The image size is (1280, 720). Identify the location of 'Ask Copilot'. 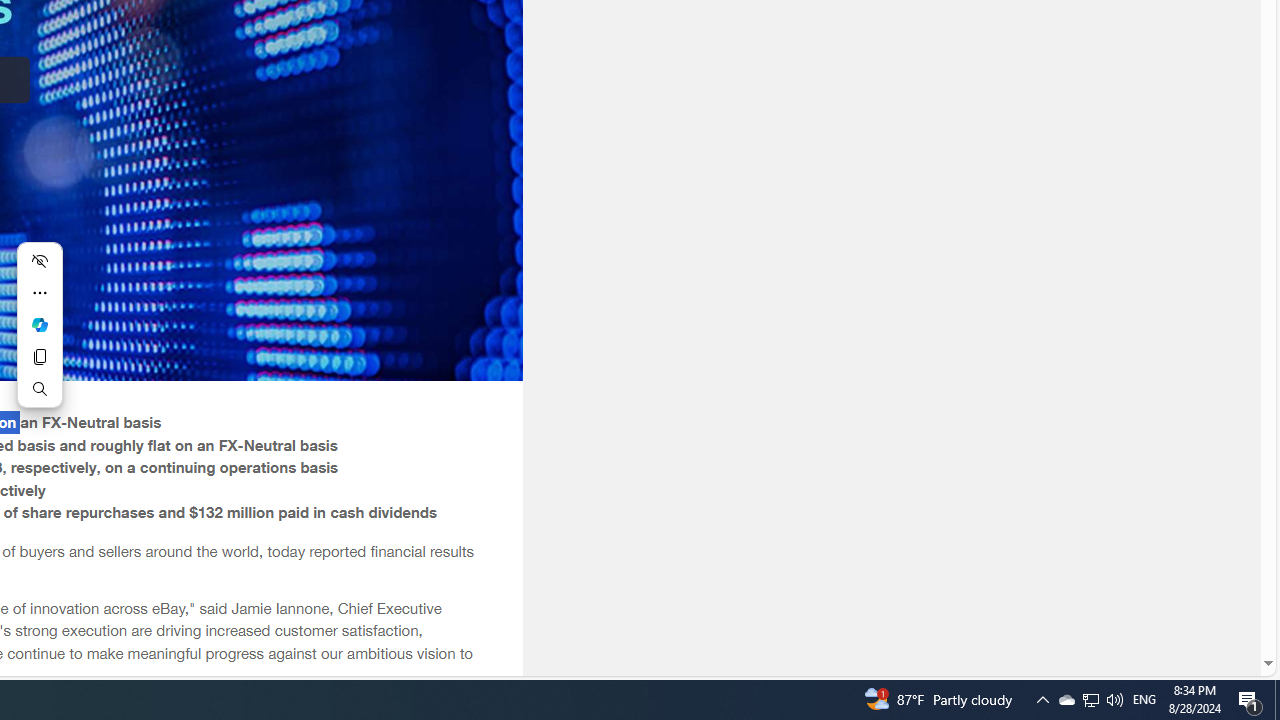
(39, 324).